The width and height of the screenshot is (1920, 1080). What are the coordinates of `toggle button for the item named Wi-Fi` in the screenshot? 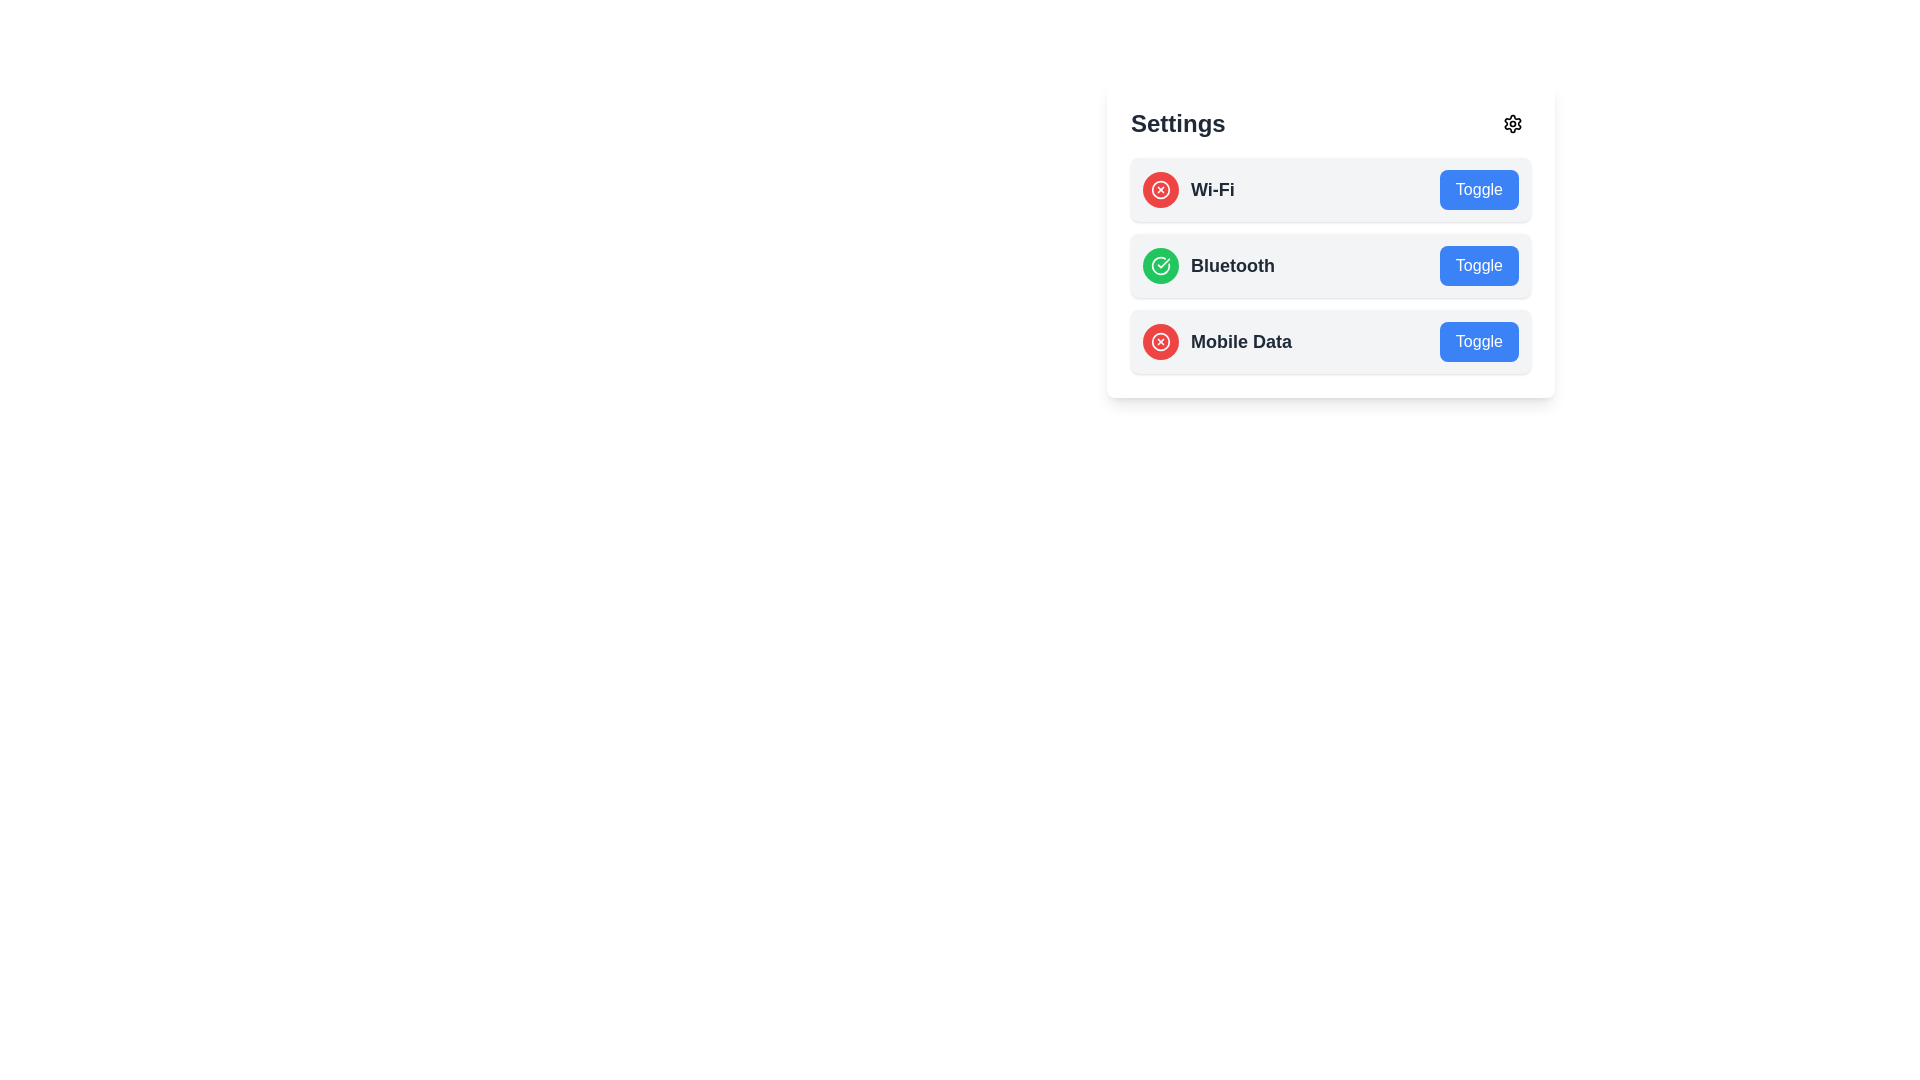 It's located at (1479, 189).